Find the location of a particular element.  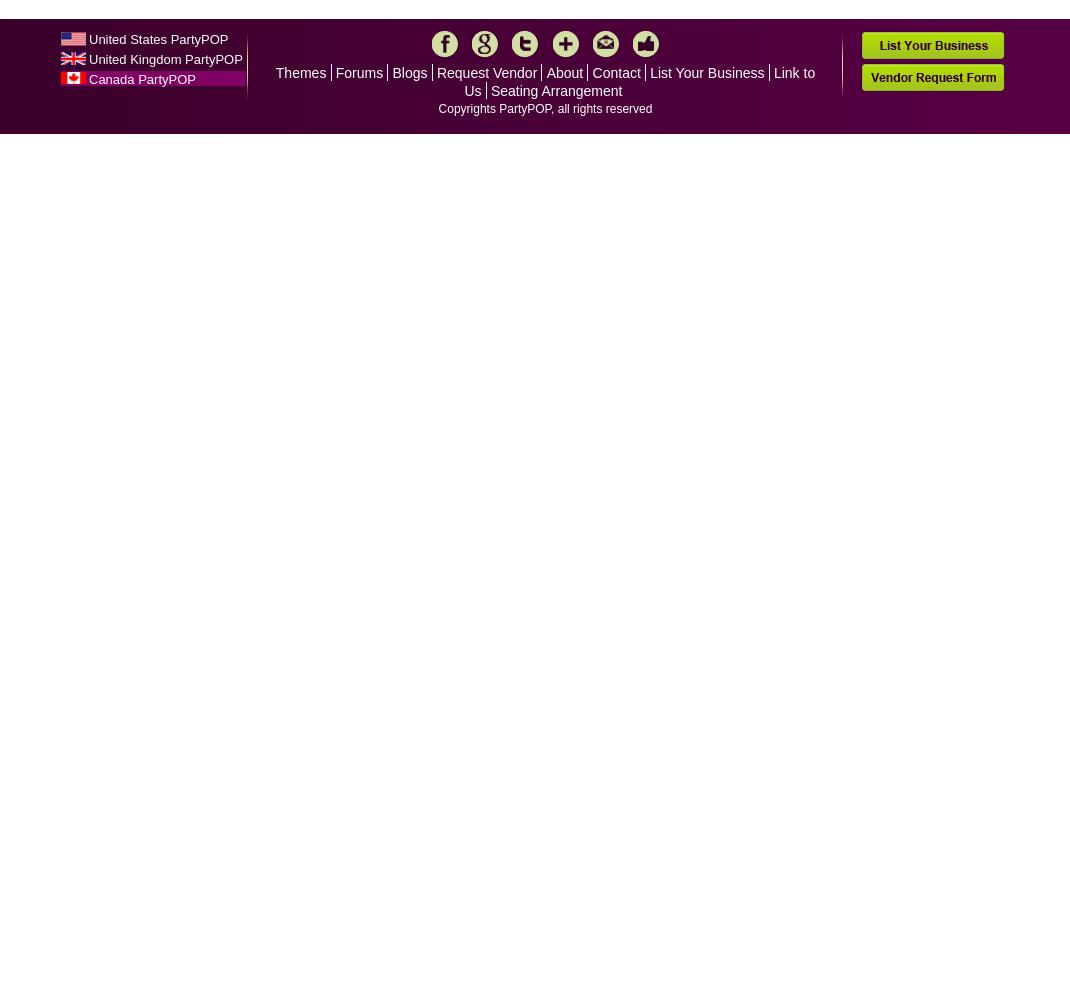

'Link to Us' is located at coordinates (639, 81).